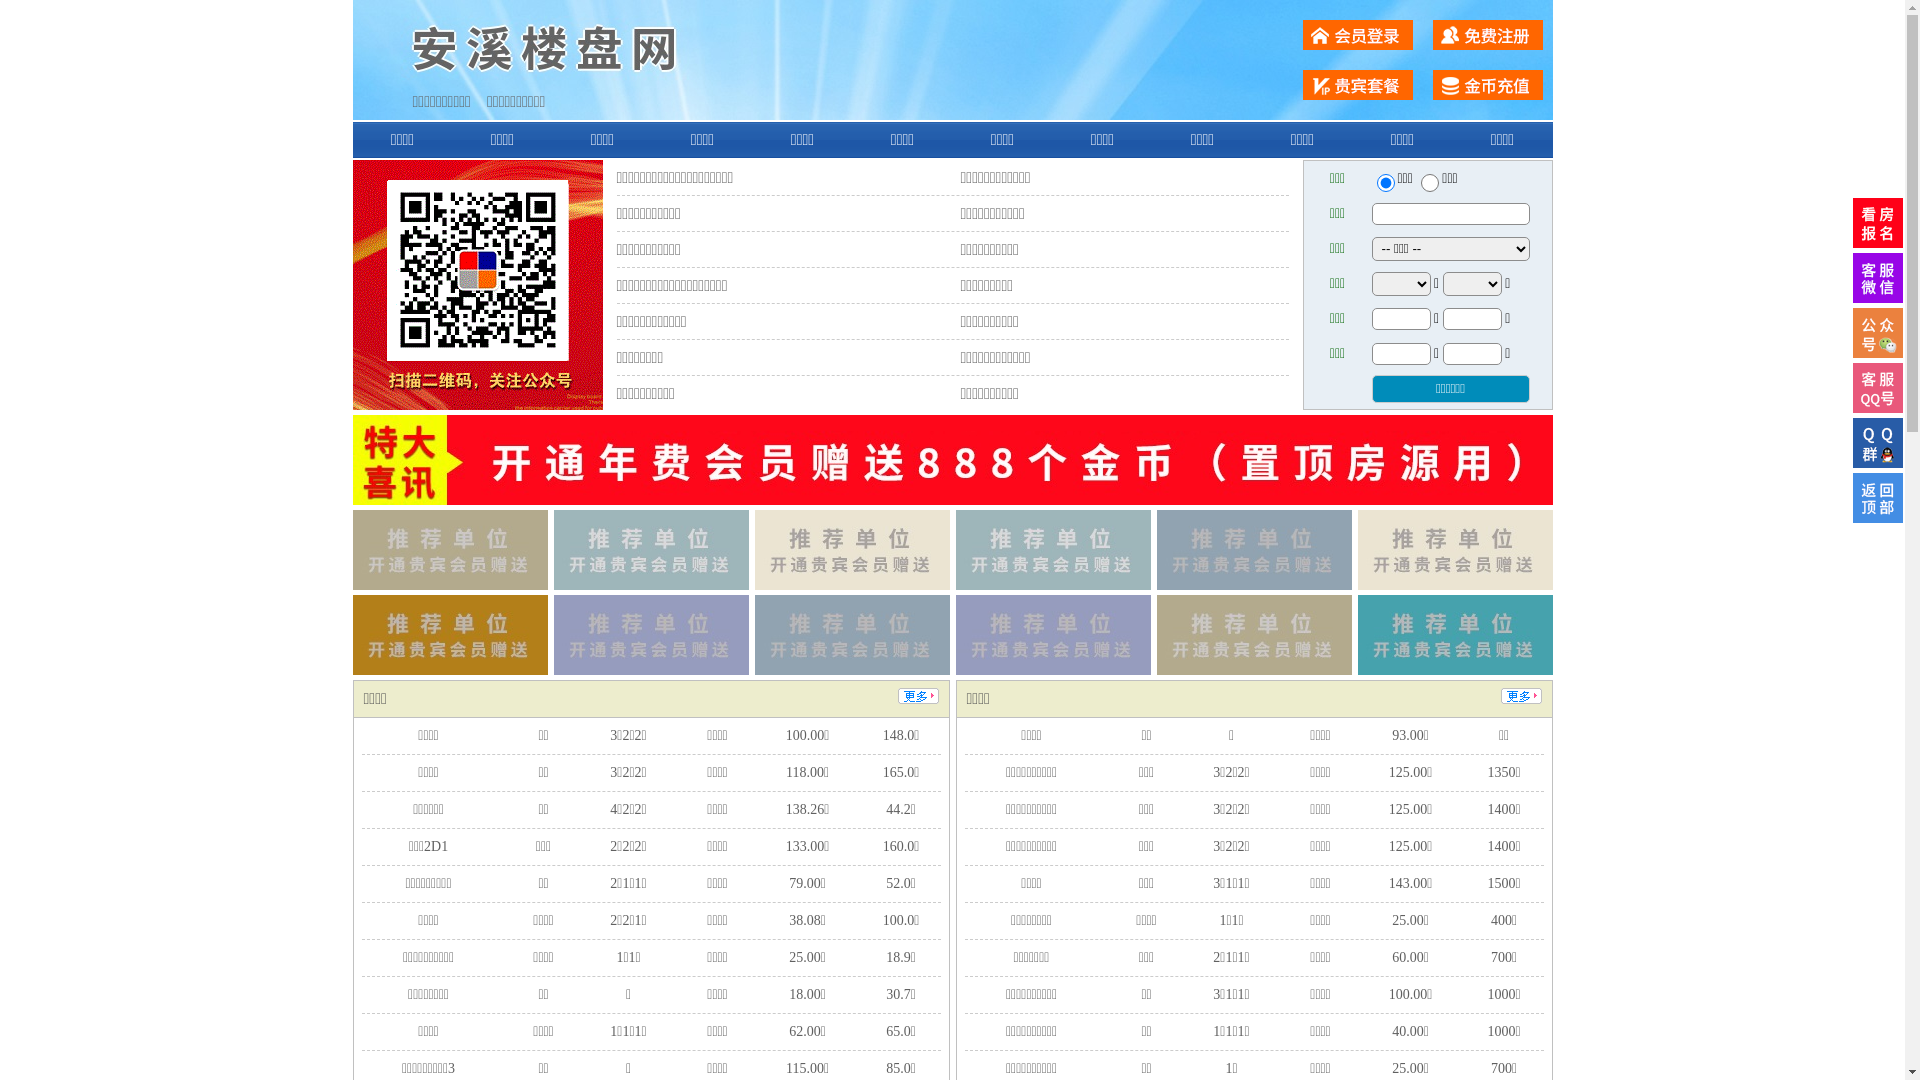 Image resolution: width=1920 pixels, height=1080 pixels. I want to click on 'ershou', so click(1384, 182).